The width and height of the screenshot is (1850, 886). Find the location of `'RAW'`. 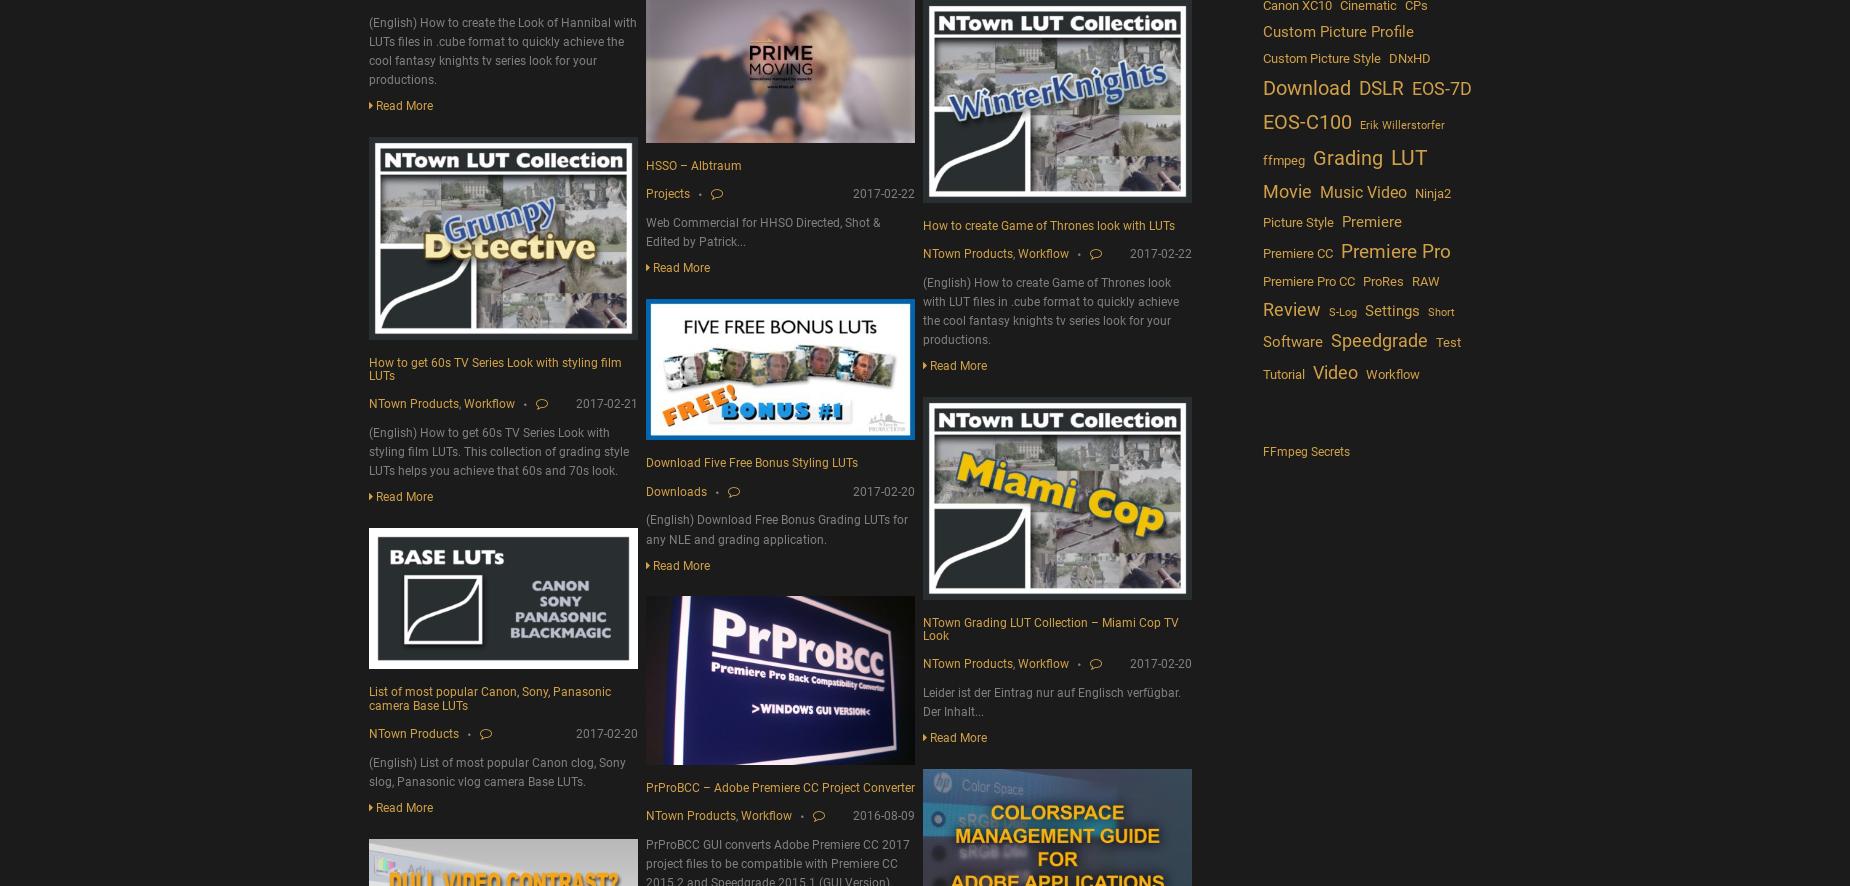

'RAW' is located at coordinates (1410, 280).